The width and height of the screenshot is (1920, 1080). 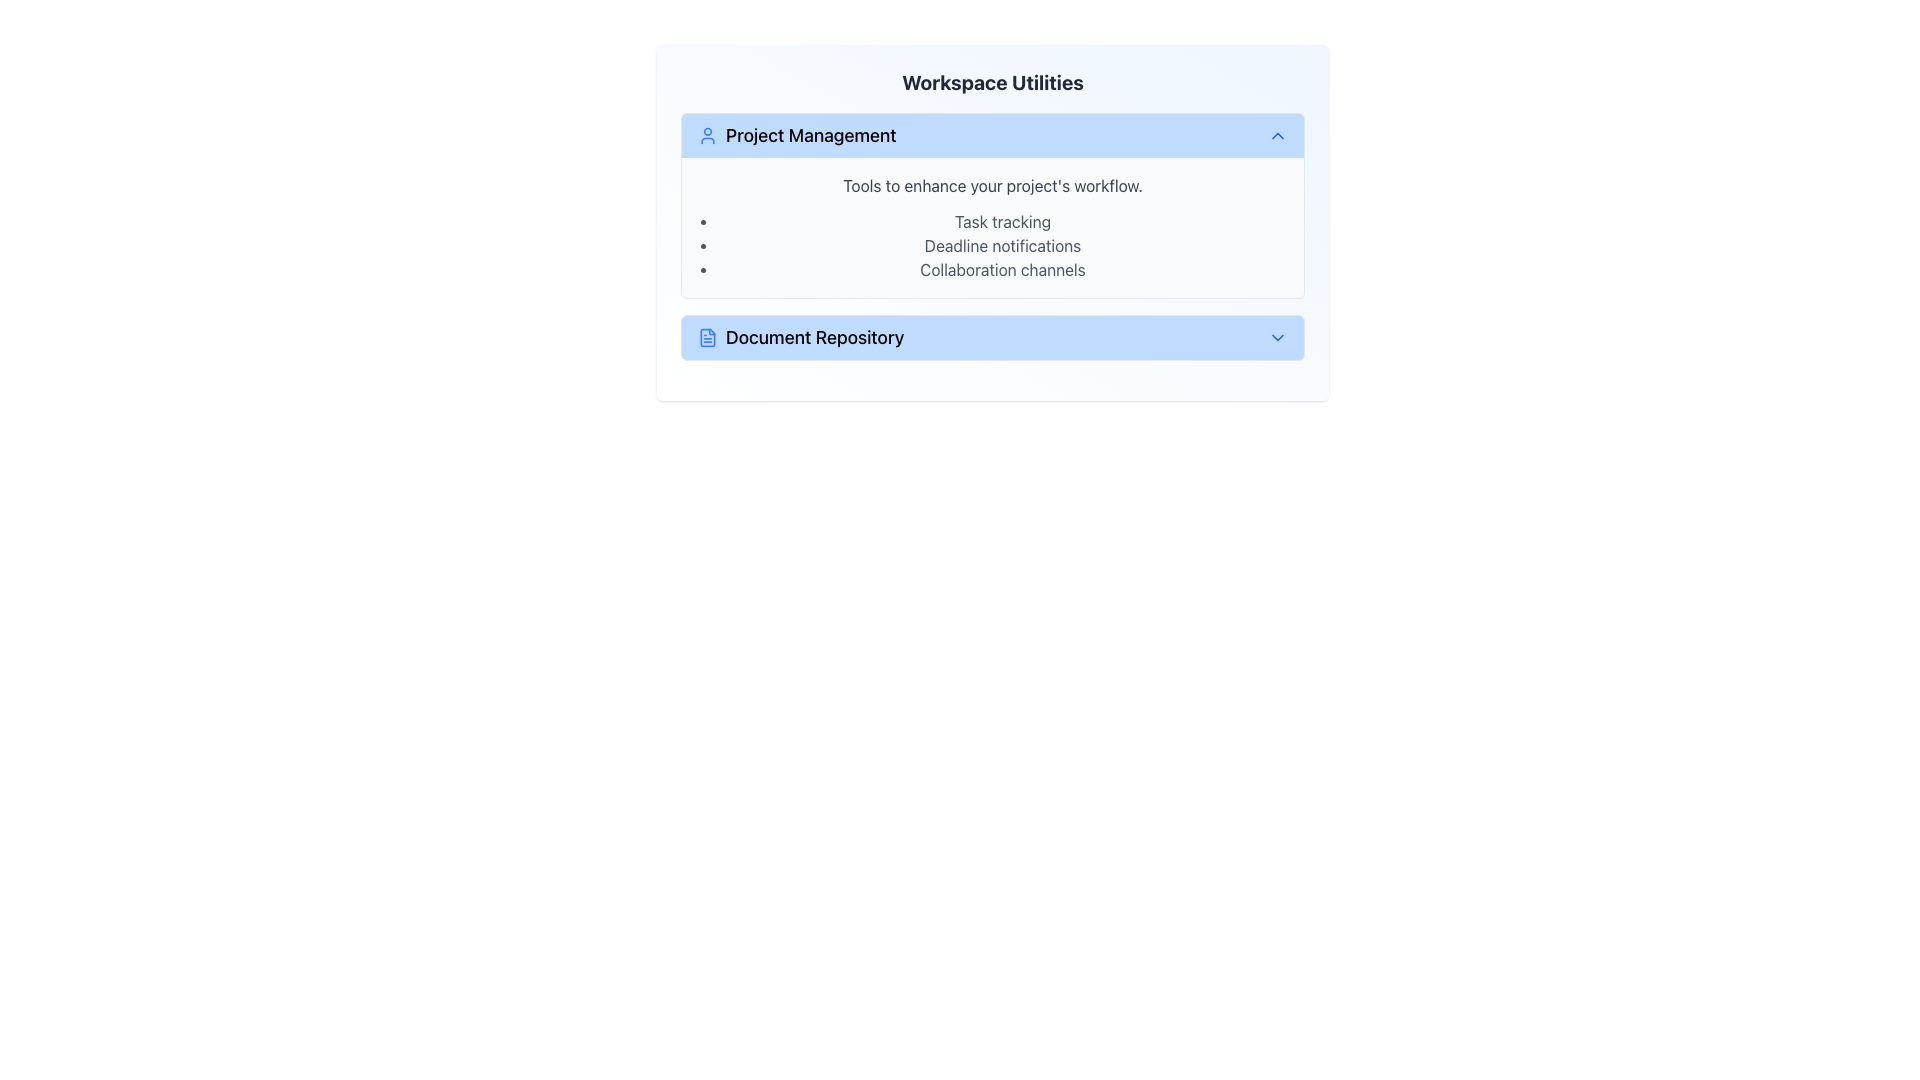 I want to click on the 'Project Management' text label with the user icon, so click(x=795, y=135).